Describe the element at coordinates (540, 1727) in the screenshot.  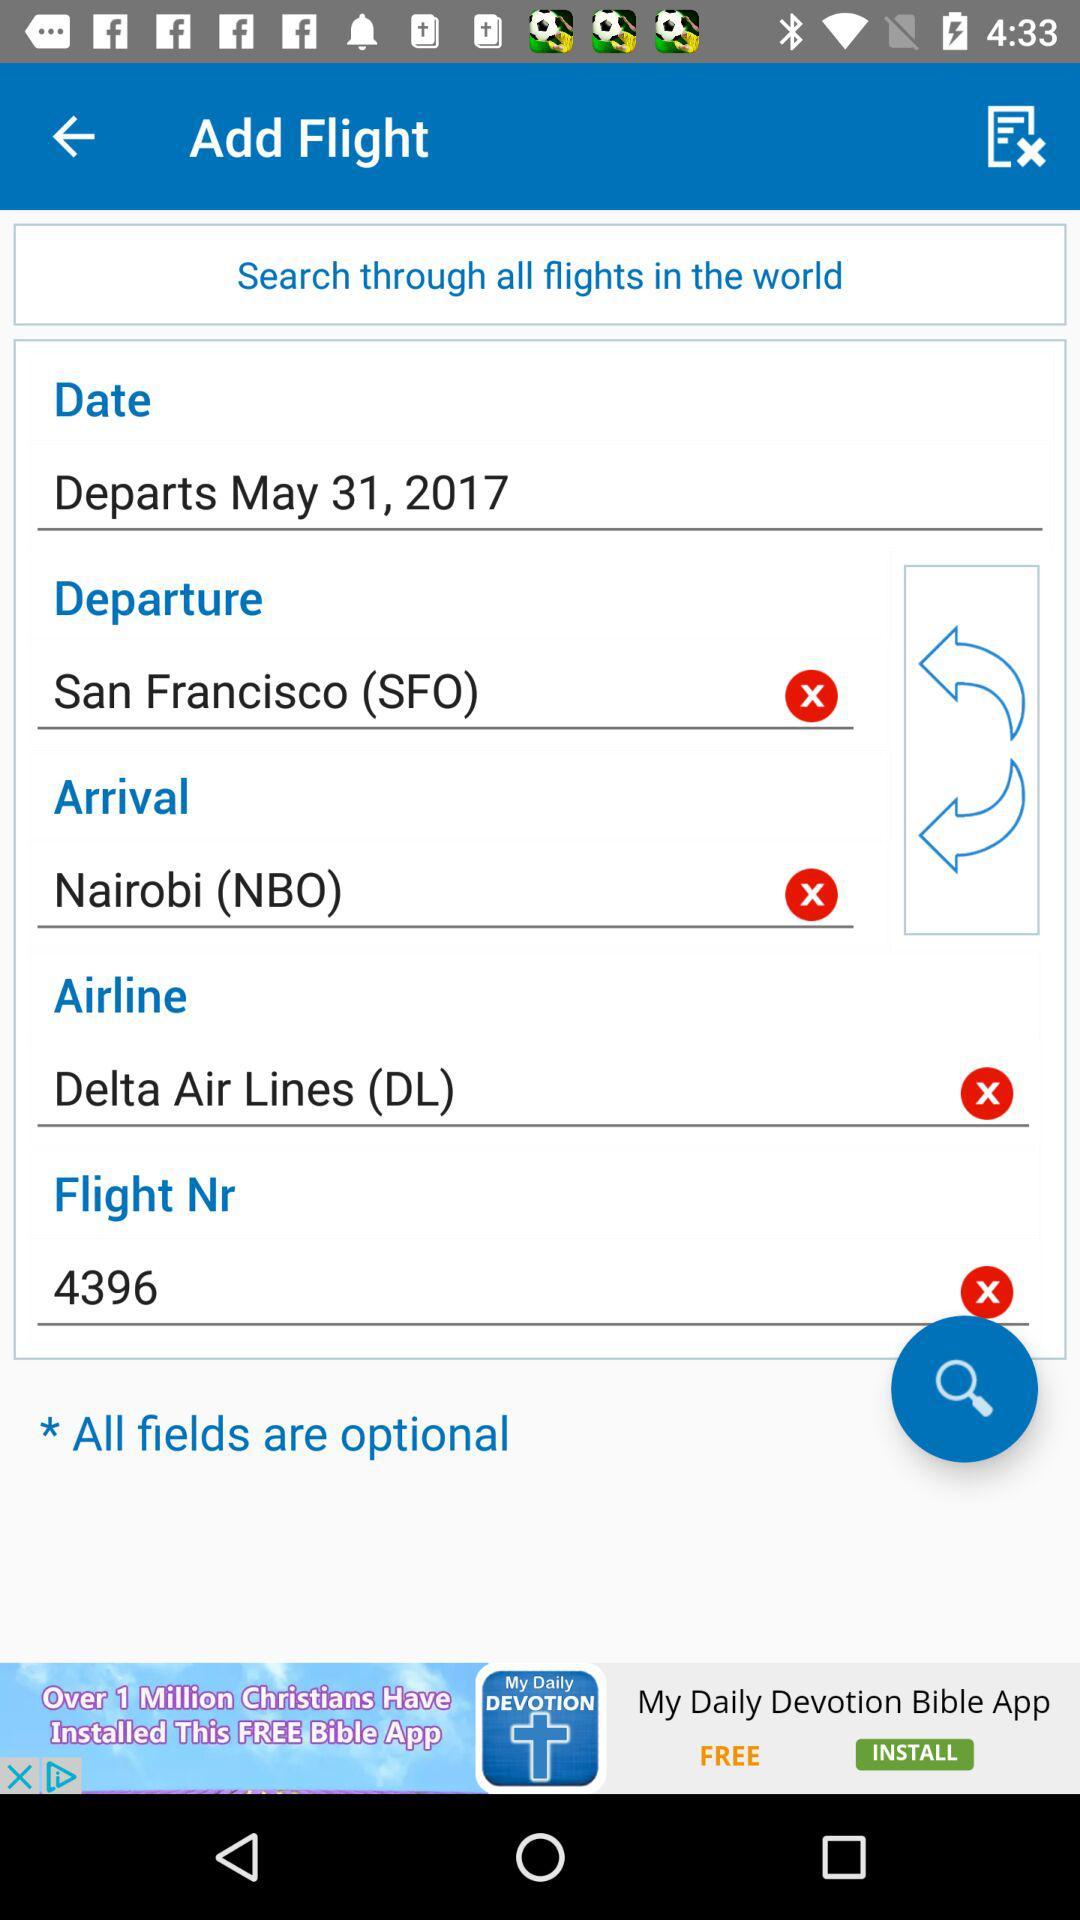
I see `open advertisement` at that location.